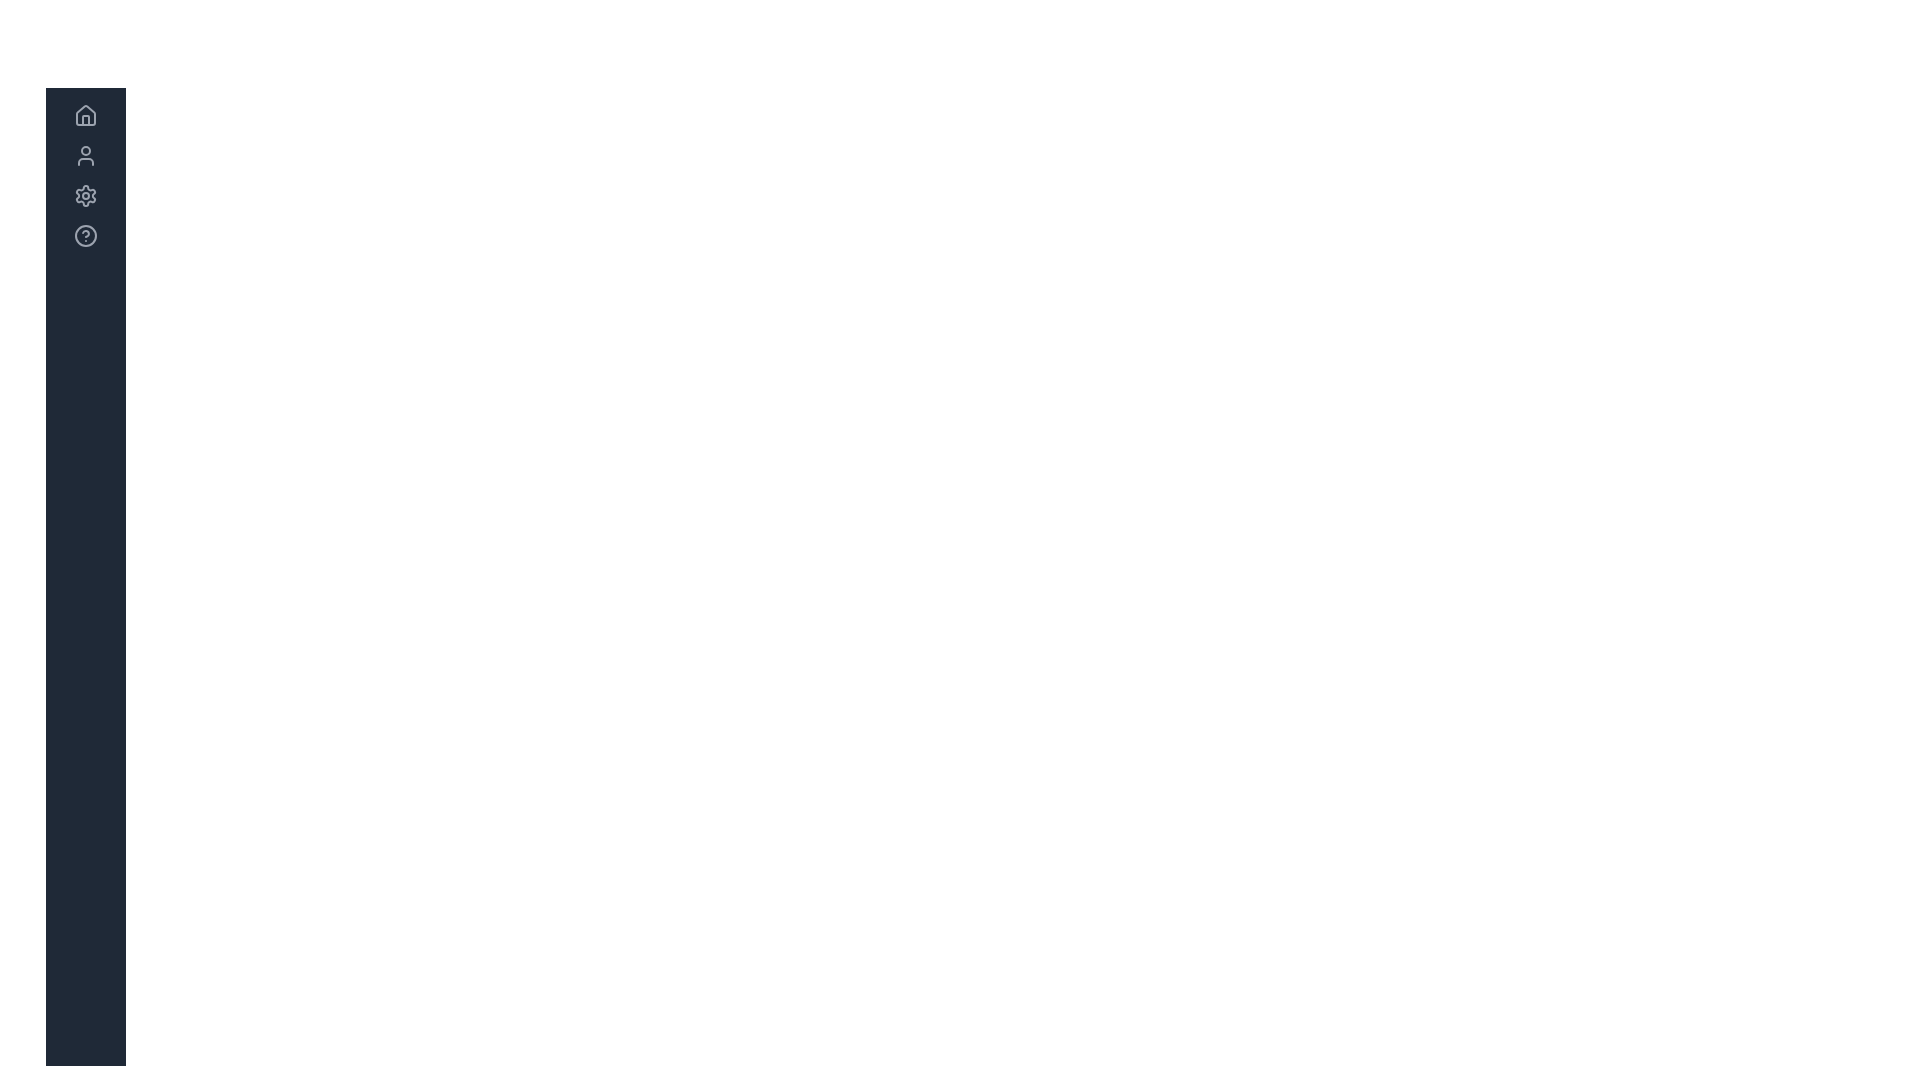  What do you see at coordinates (85, 115) in the screenshot?
I see `the Icon Button located at the top of the vertical list of icons on the left sidebar` at bounding box center [85, 115].